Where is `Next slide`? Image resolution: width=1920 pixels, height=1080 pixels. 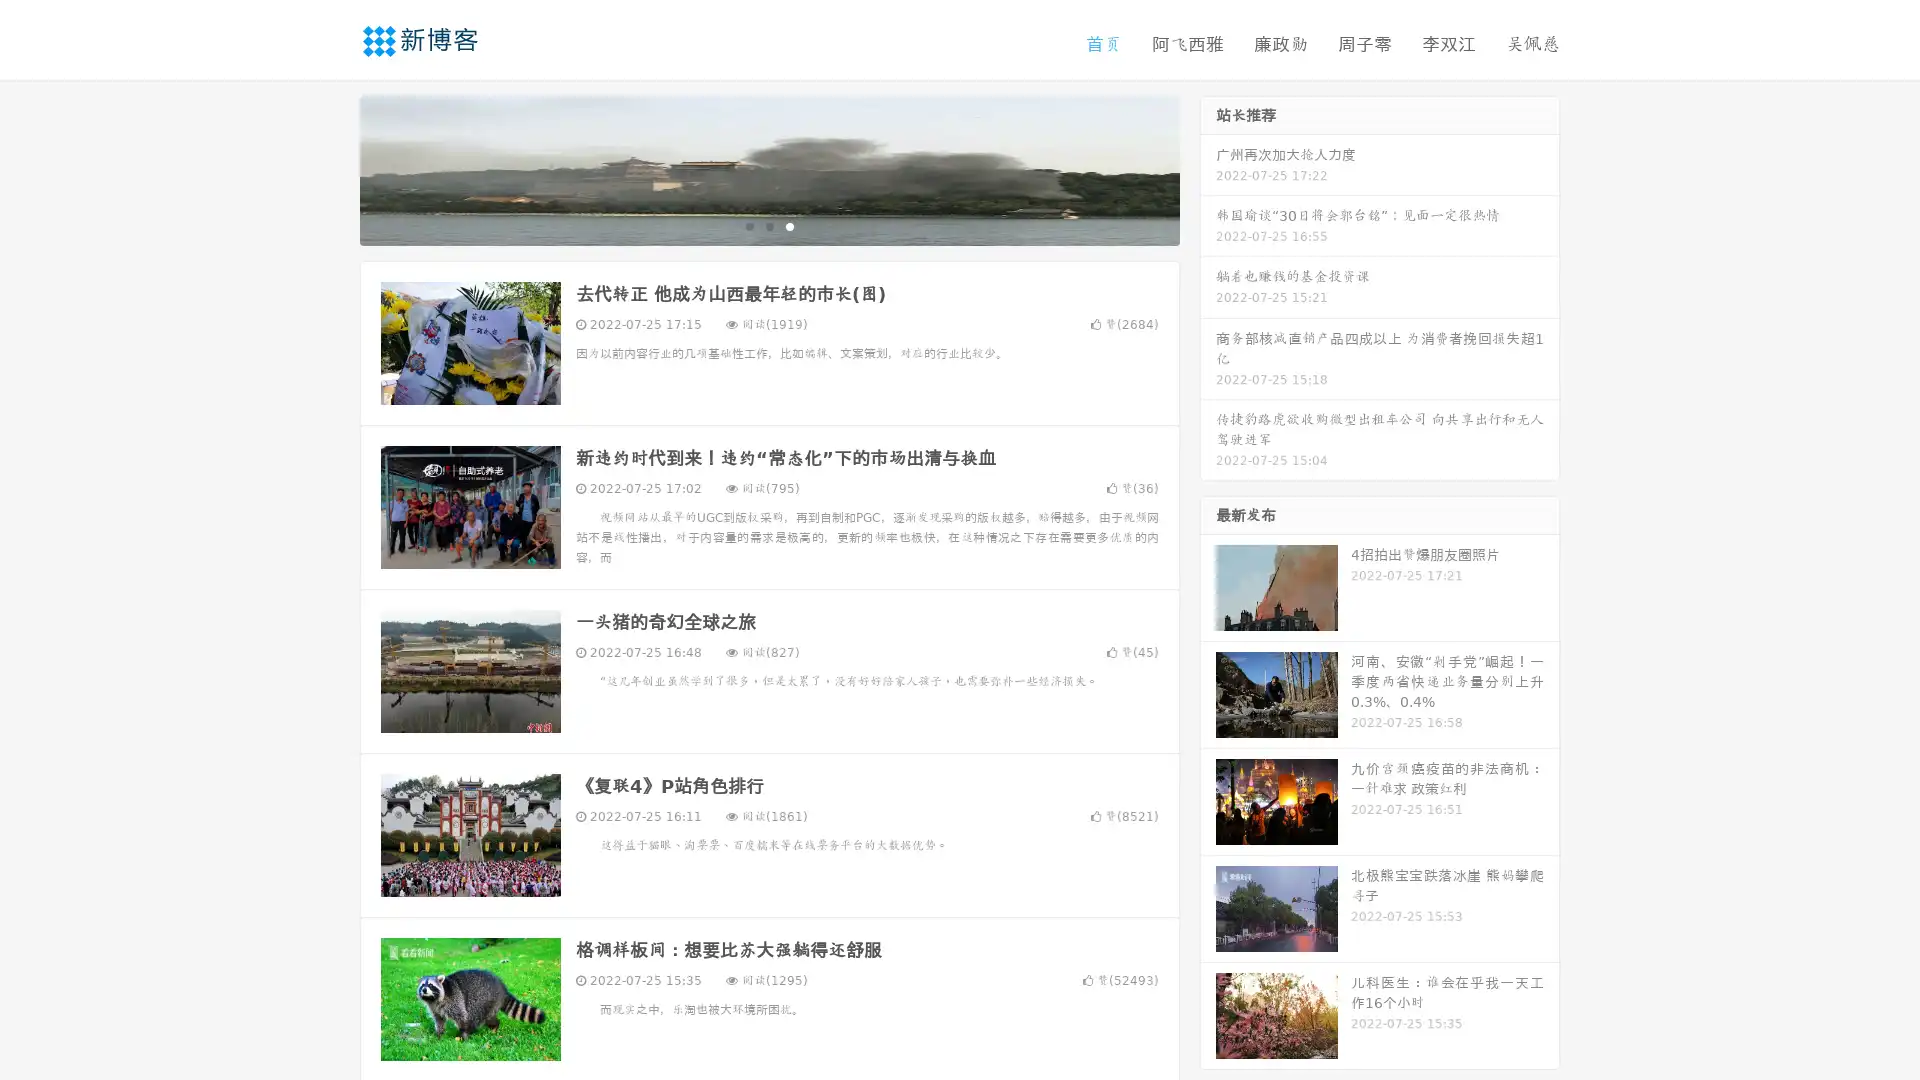 Next slide is located at coordinates (1208, 168).